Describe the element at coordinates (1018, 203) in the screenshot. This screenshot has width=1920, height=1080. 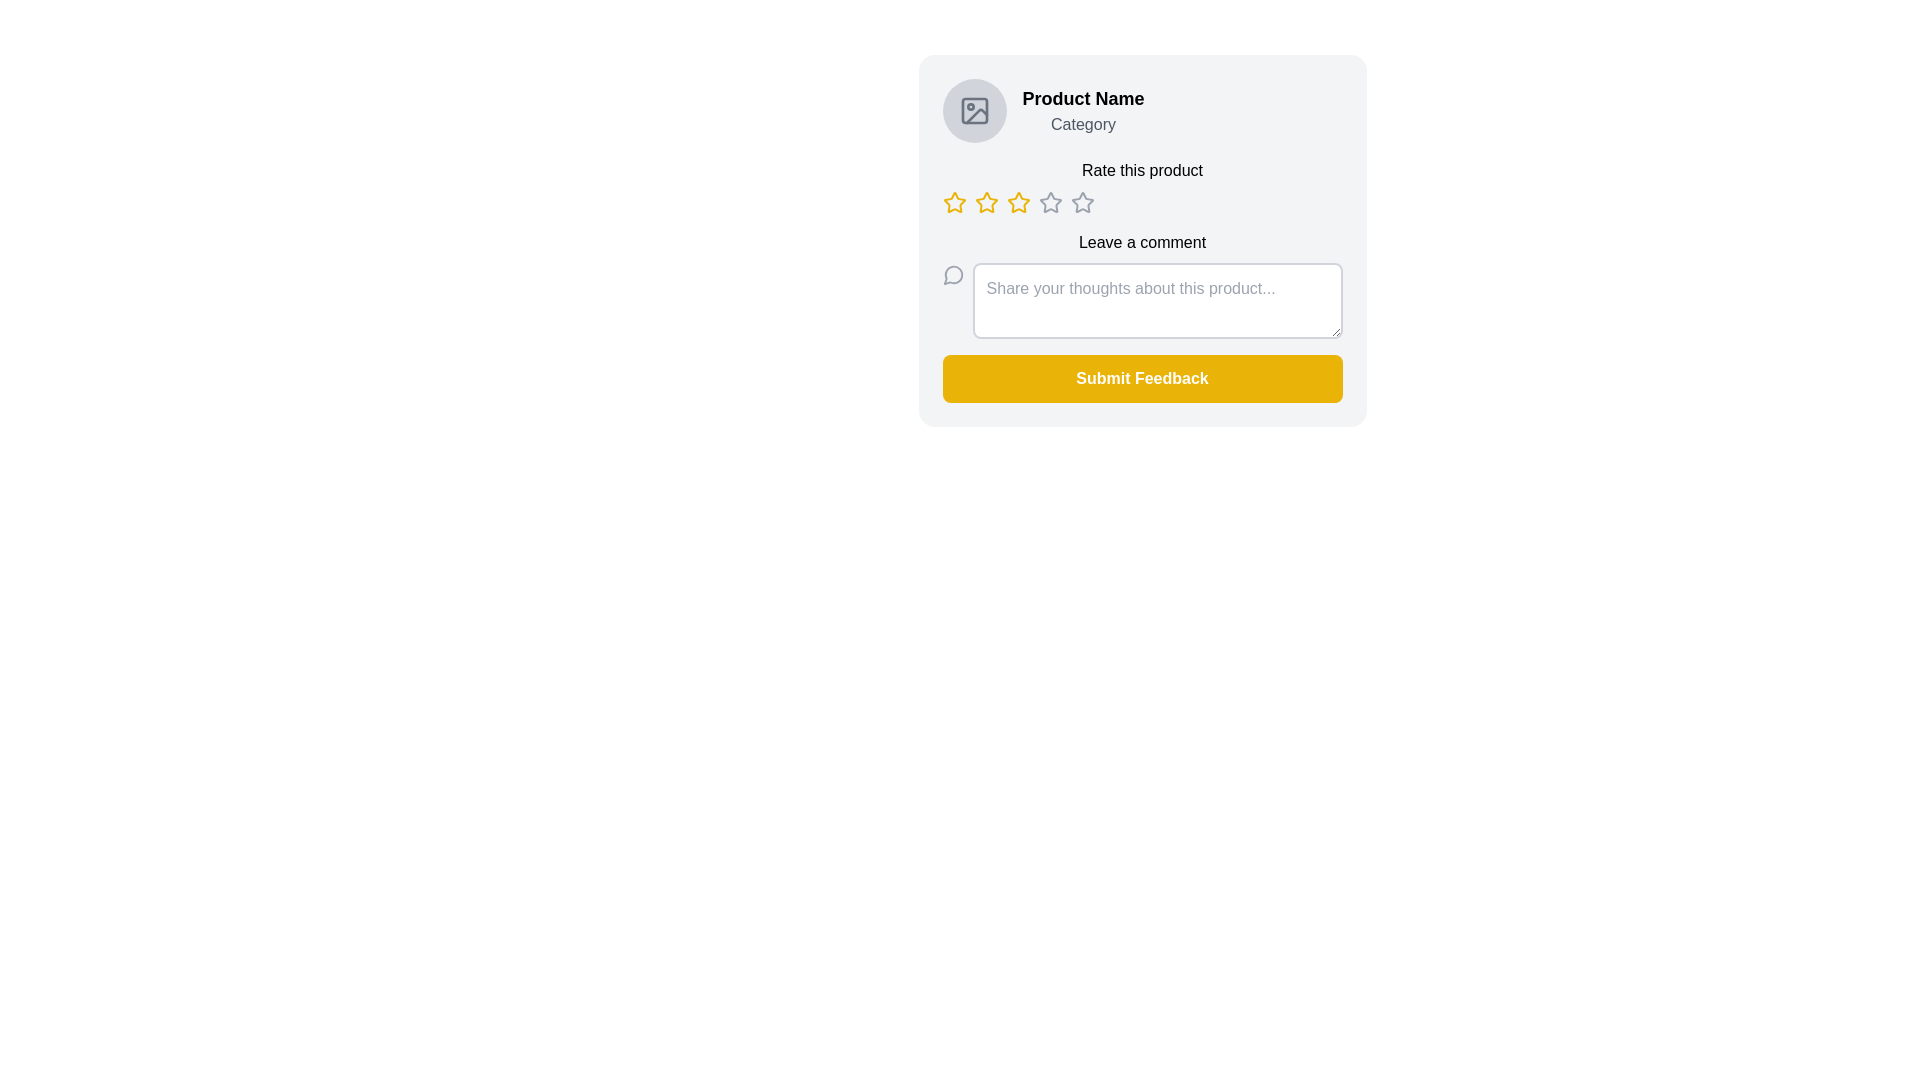
I see `the fourth star icon in the star rating system` at that location.